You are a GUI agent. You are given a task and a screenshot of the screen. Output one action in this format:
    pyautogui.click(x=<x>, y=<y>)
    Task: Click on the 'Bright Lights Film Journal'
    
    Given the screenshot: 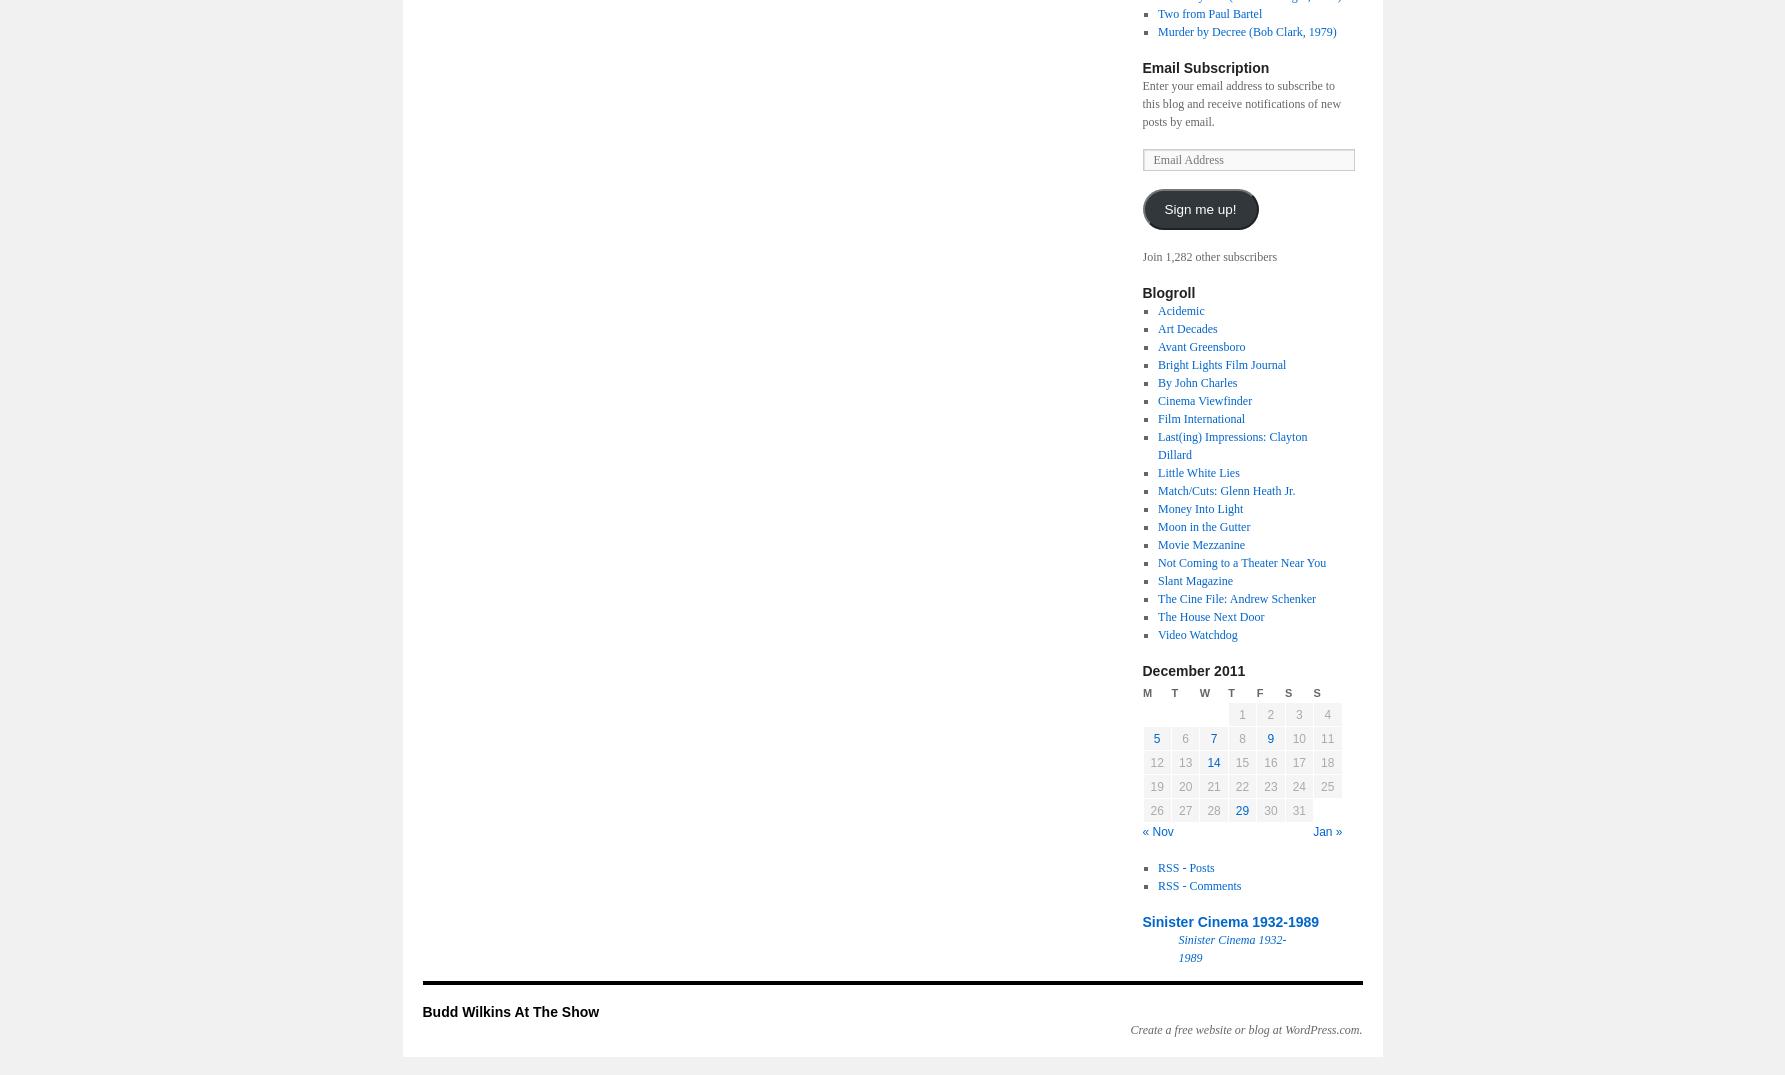 What is the action you would take?
    pyautogui.click(x=1221, y=364)
    